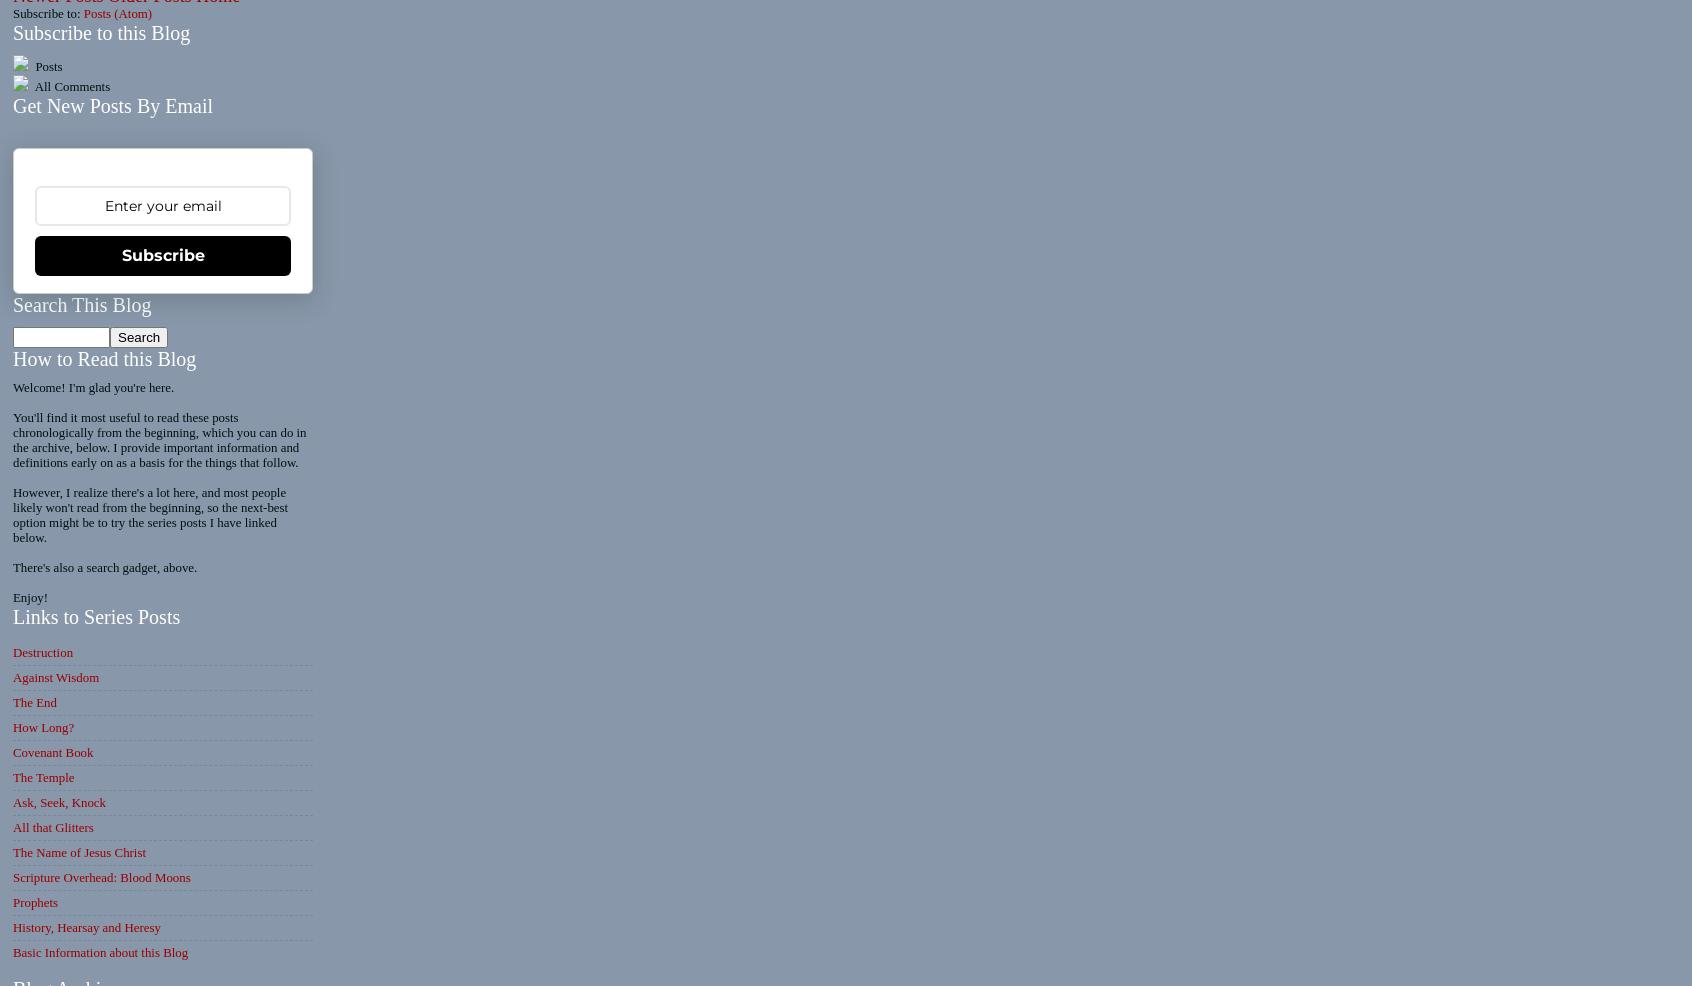  What do you see at coordinates (12, 776) in the screenshot?
I see `'The Temple'` at bounding box center [12, 776].